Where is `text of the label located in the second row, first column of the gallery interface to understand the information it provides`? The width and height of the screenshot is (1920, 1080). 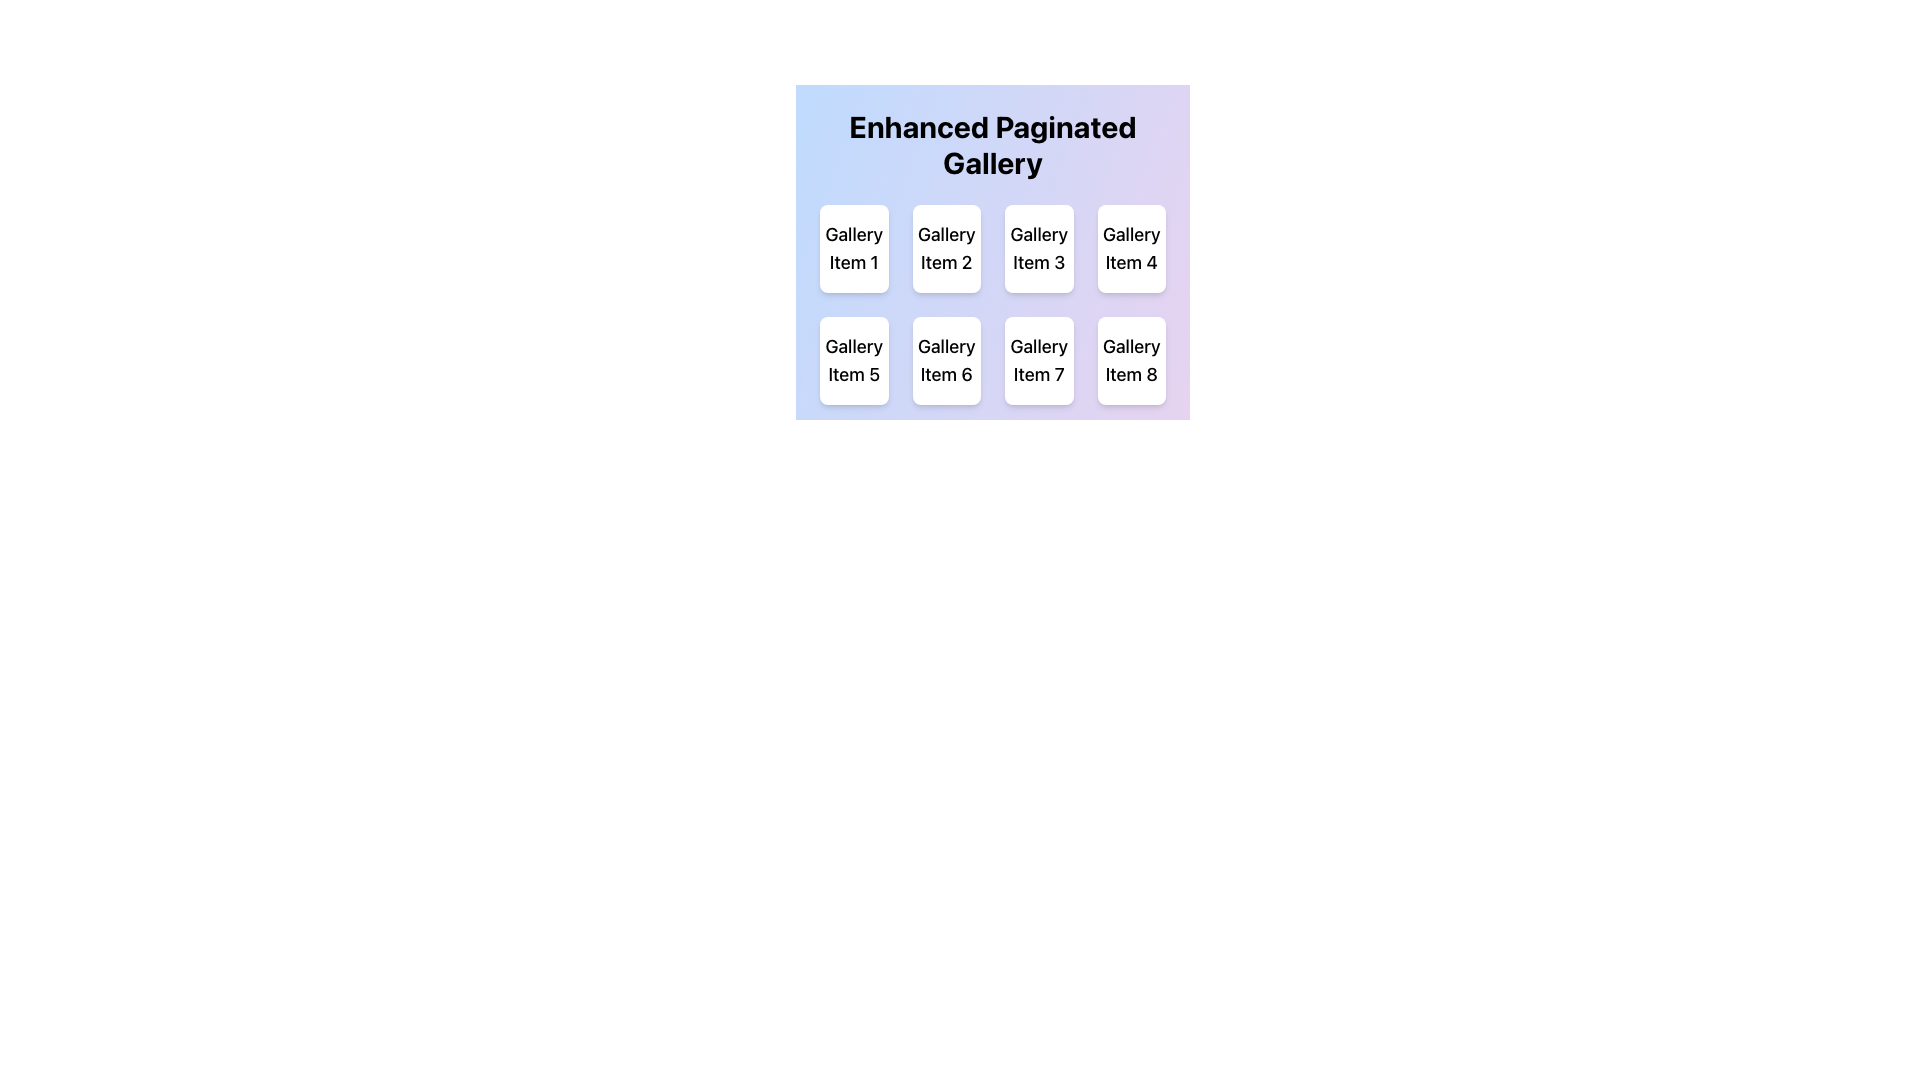
text of the label located in the second row, first column of the gallery interface to understand the information it provides is located at coordinates (854, 361).